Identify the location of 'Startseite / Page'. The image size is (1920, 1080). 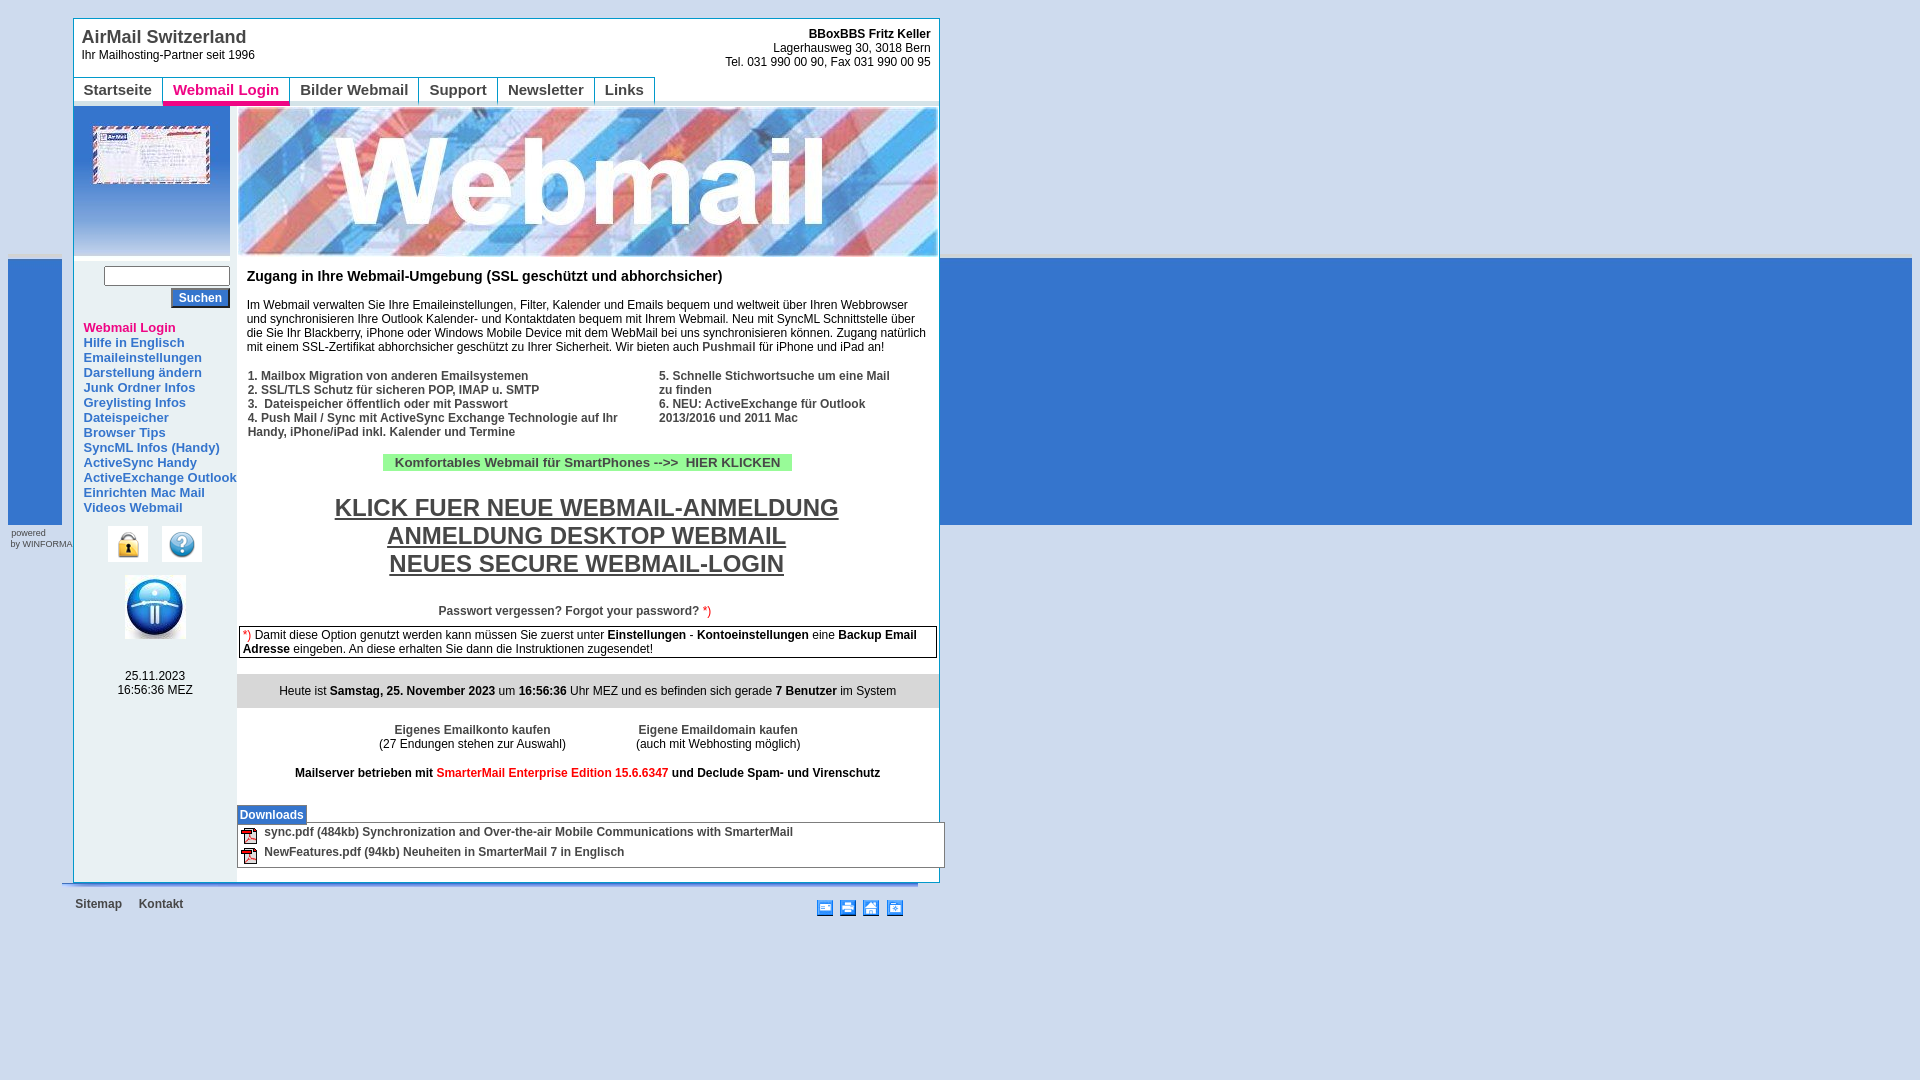
(870, 903).